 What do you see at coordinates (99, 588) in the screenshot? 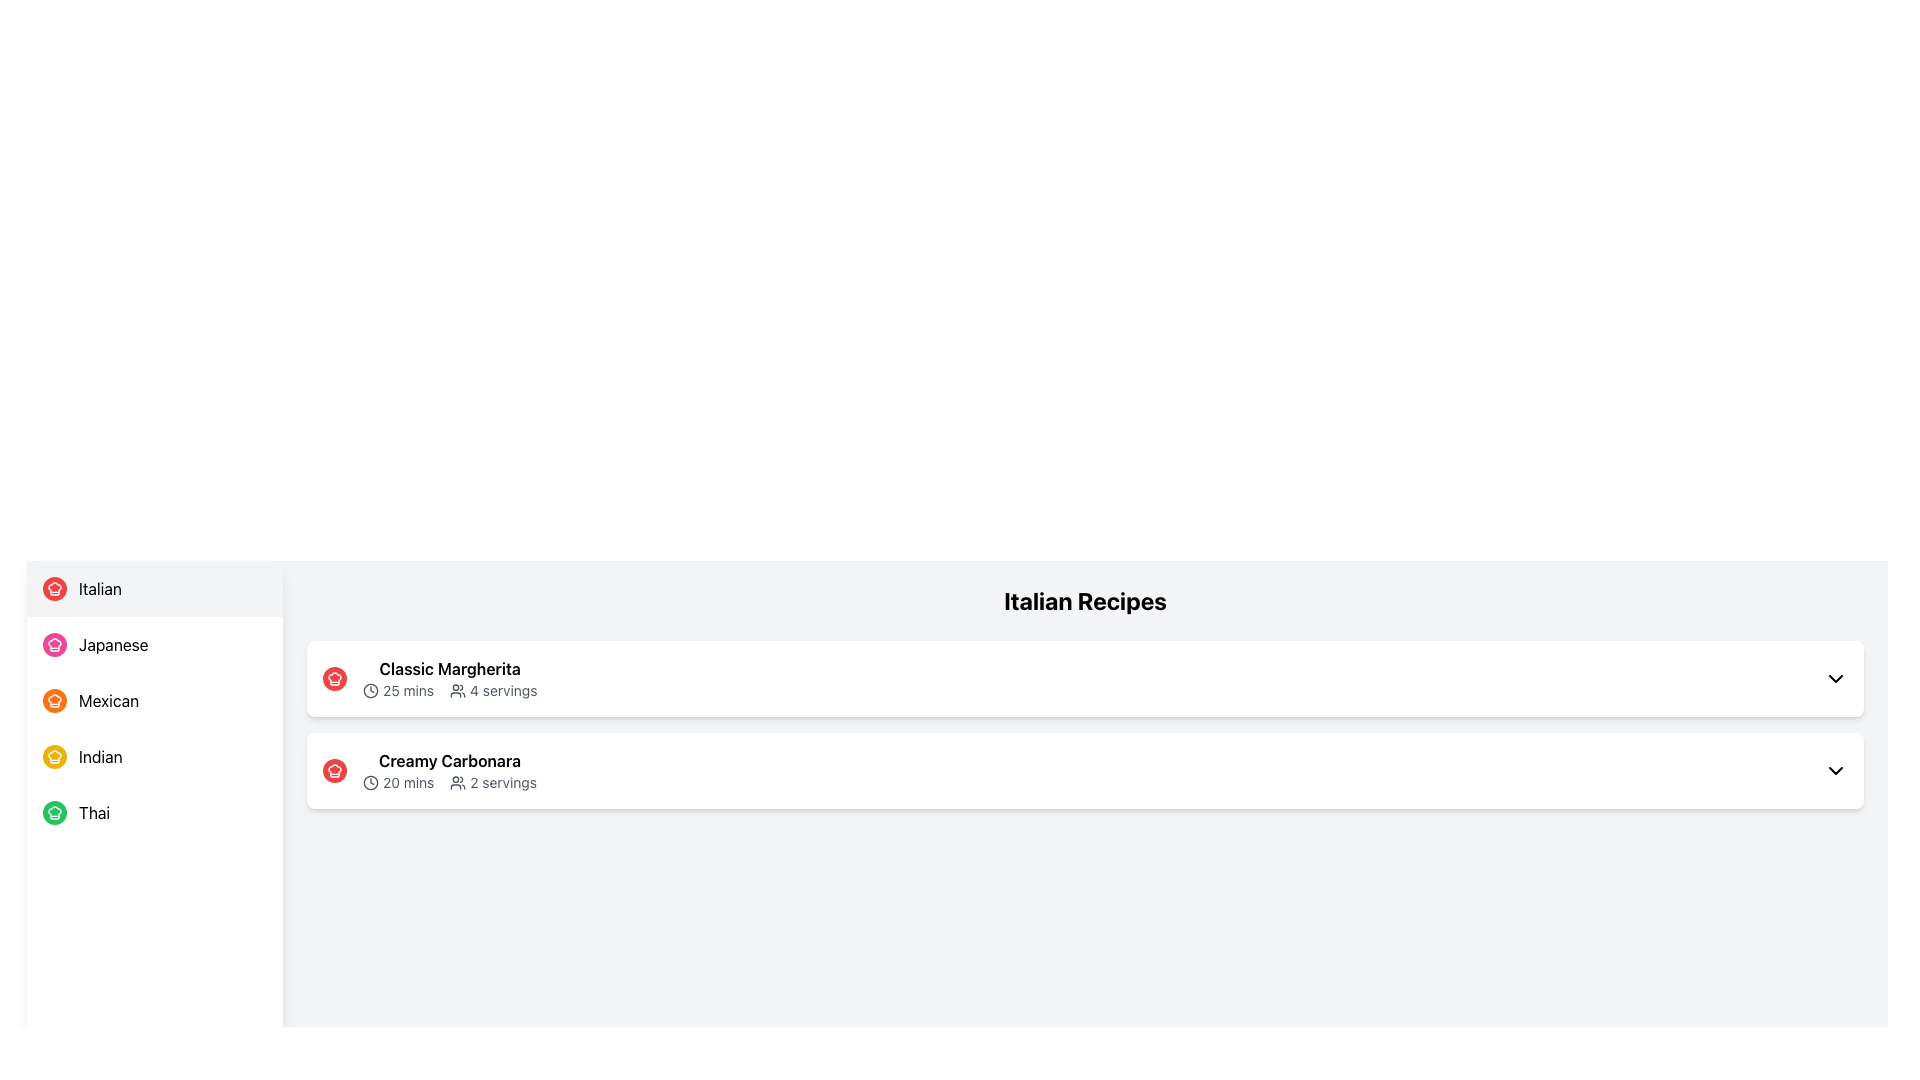
I see `the 'Italian' text label in the clickable menu` at bounding box center [99, 588].